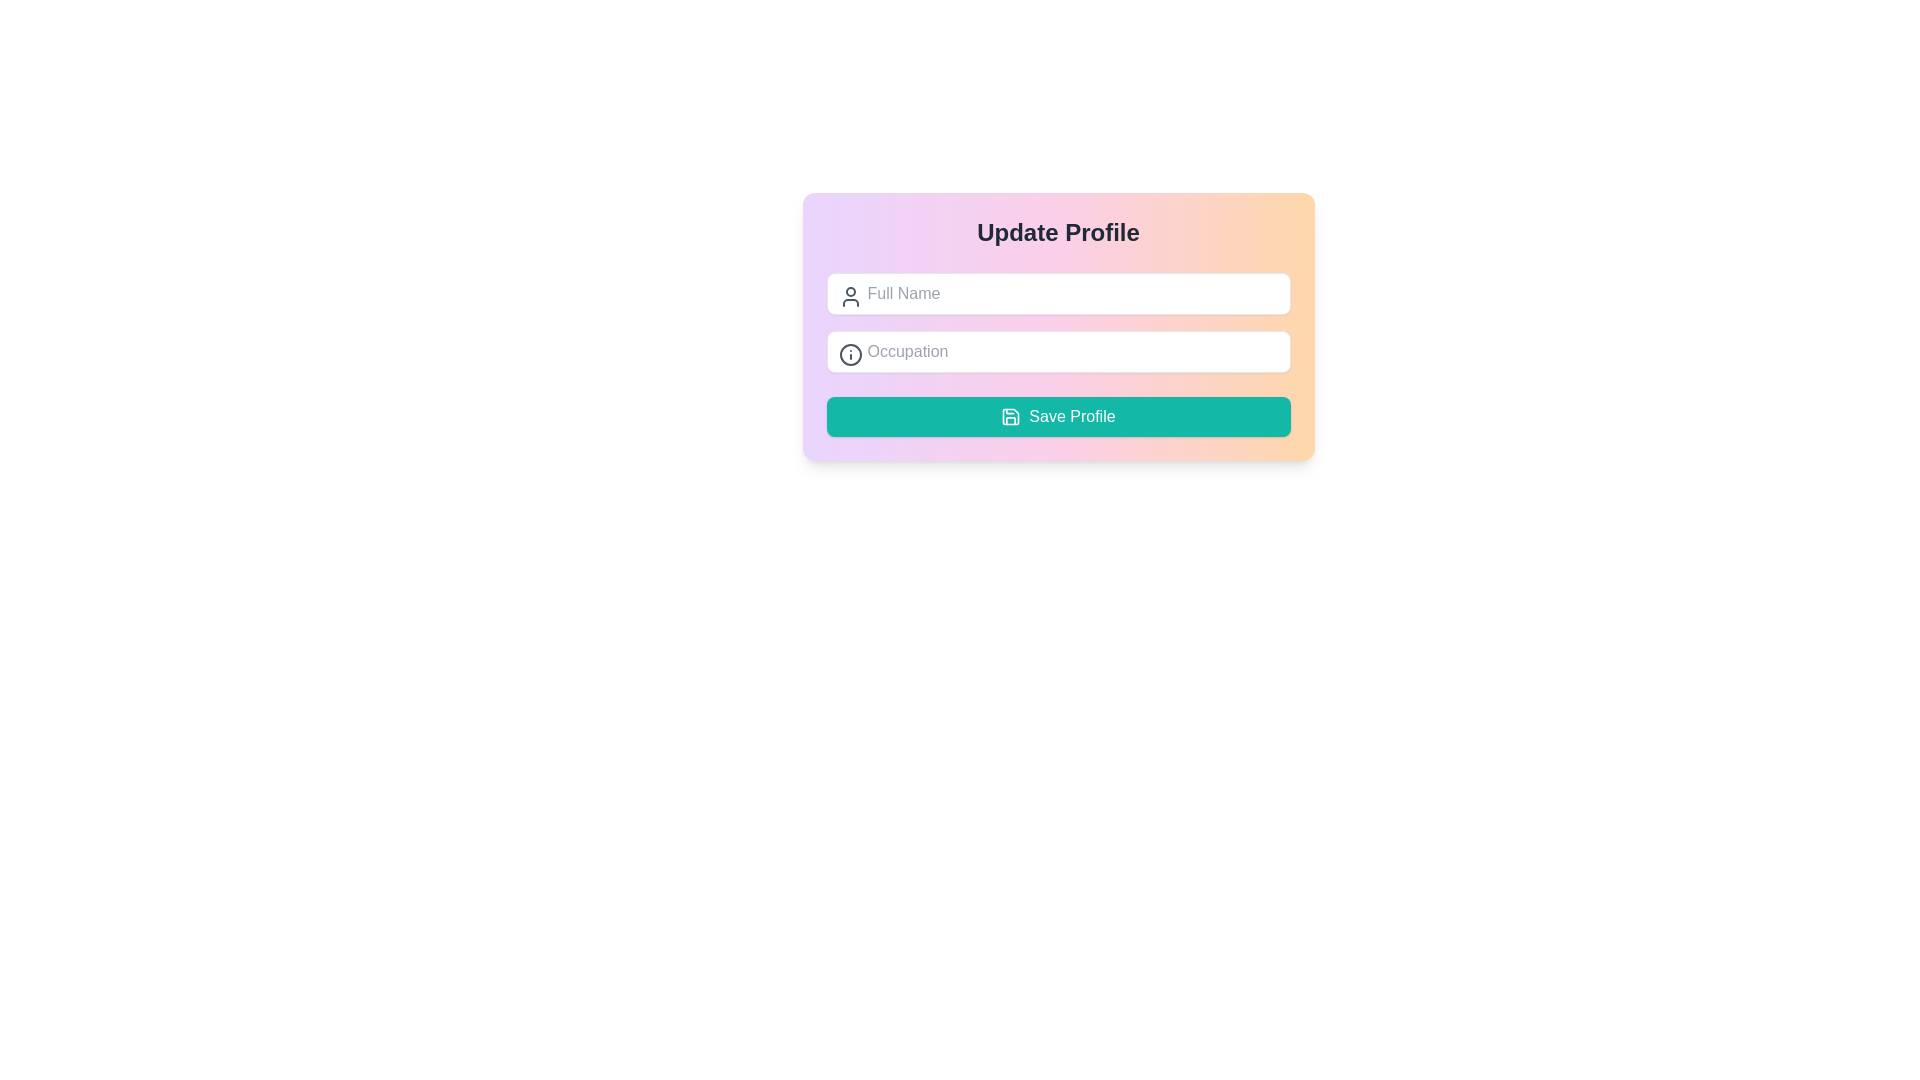 The image size is (1920, 1080). I want to click on the user icon, which is a minimalistic silhouette of a person, located to the left of the 'Full Name' input field within the 'Update Profile' card, so click(850, 297).